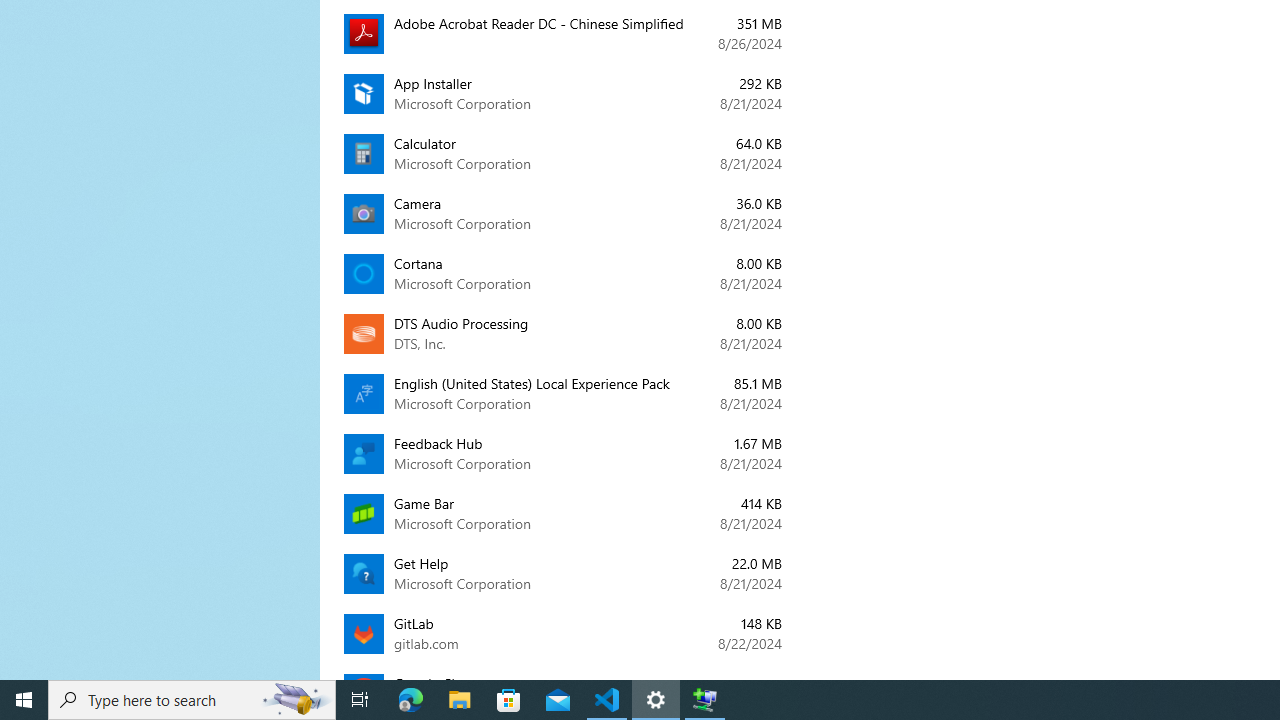  What do you see at coordinates (24, 698) in the screenshot?
I see `'Start'` at bounding box center [24, 698].